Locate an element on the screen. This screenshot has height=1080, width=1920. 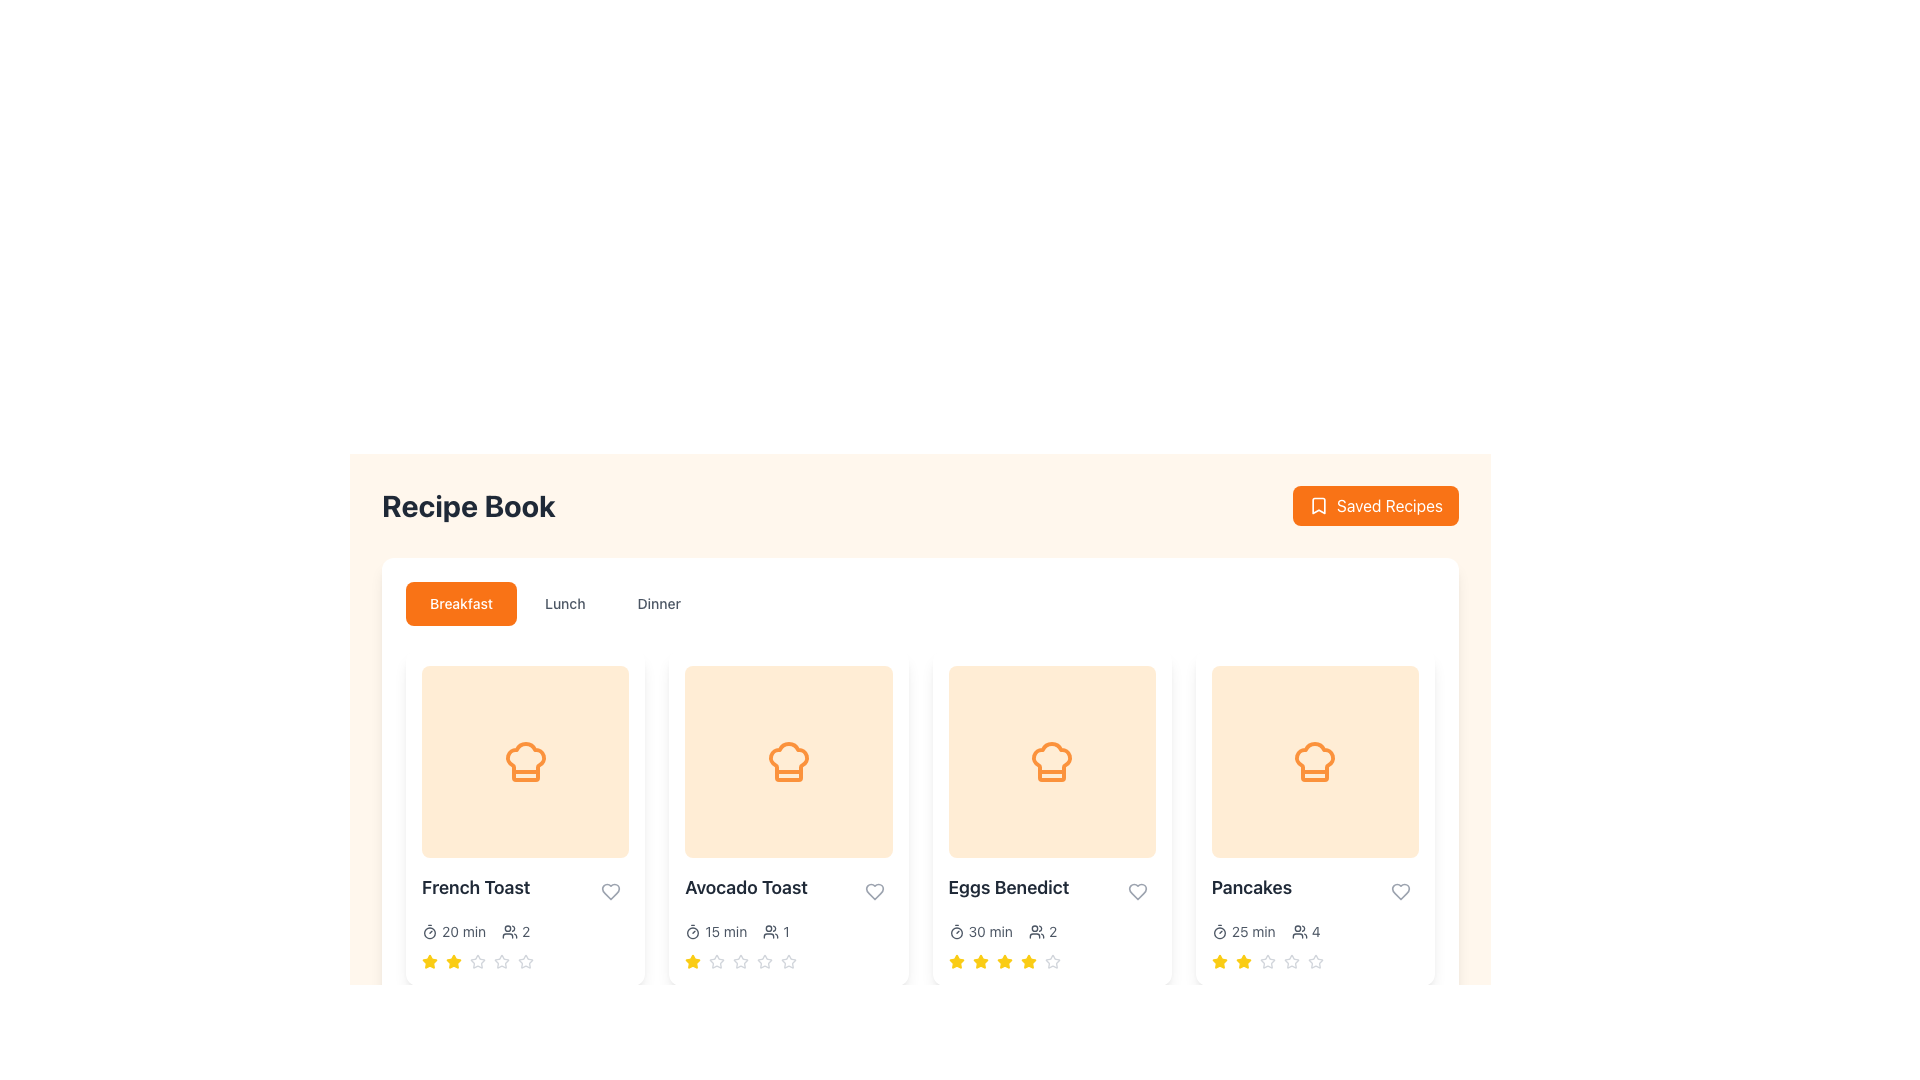
the fifth star in the rating system for the 'Eggs Benedict' recipe card to adjust the rating is located at coordinates (1028, 960).